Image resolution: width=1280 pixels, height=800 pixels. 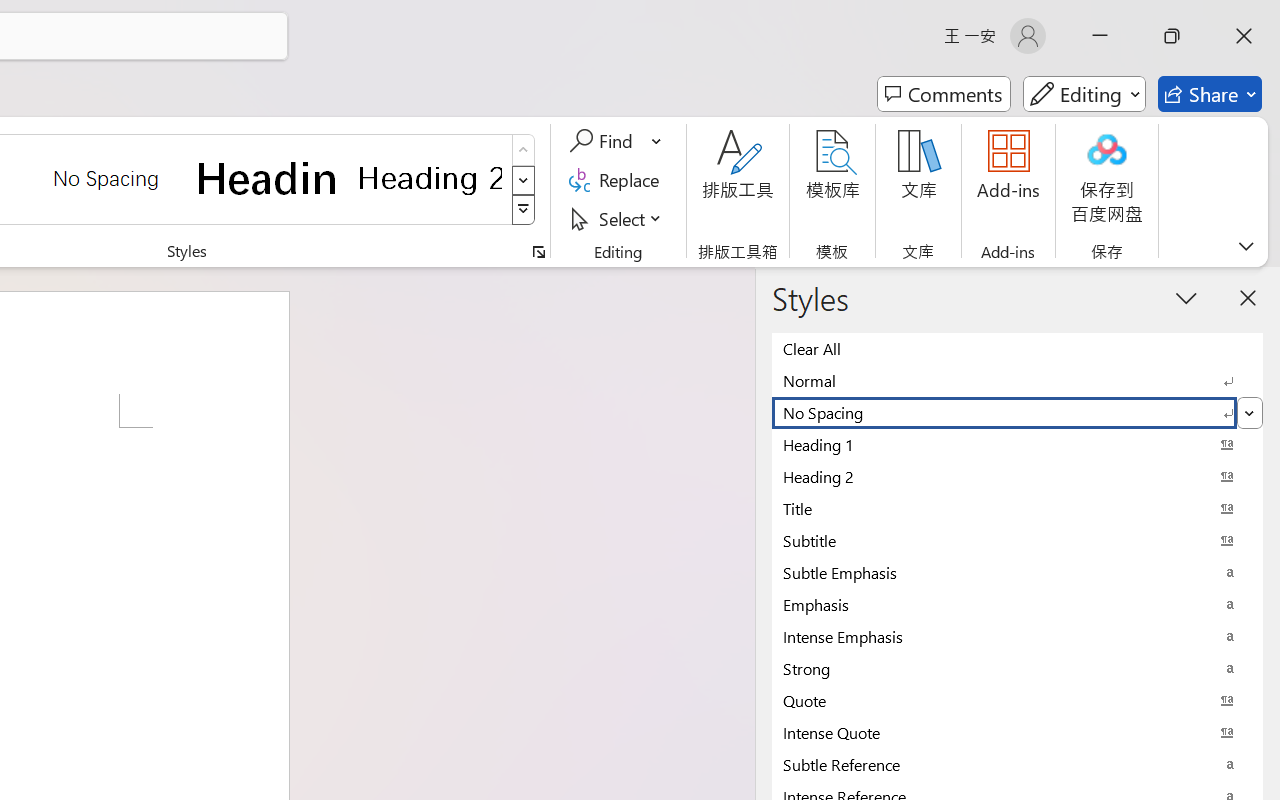 I want to click on 'No Spacing', so click(x=1017, y=412).